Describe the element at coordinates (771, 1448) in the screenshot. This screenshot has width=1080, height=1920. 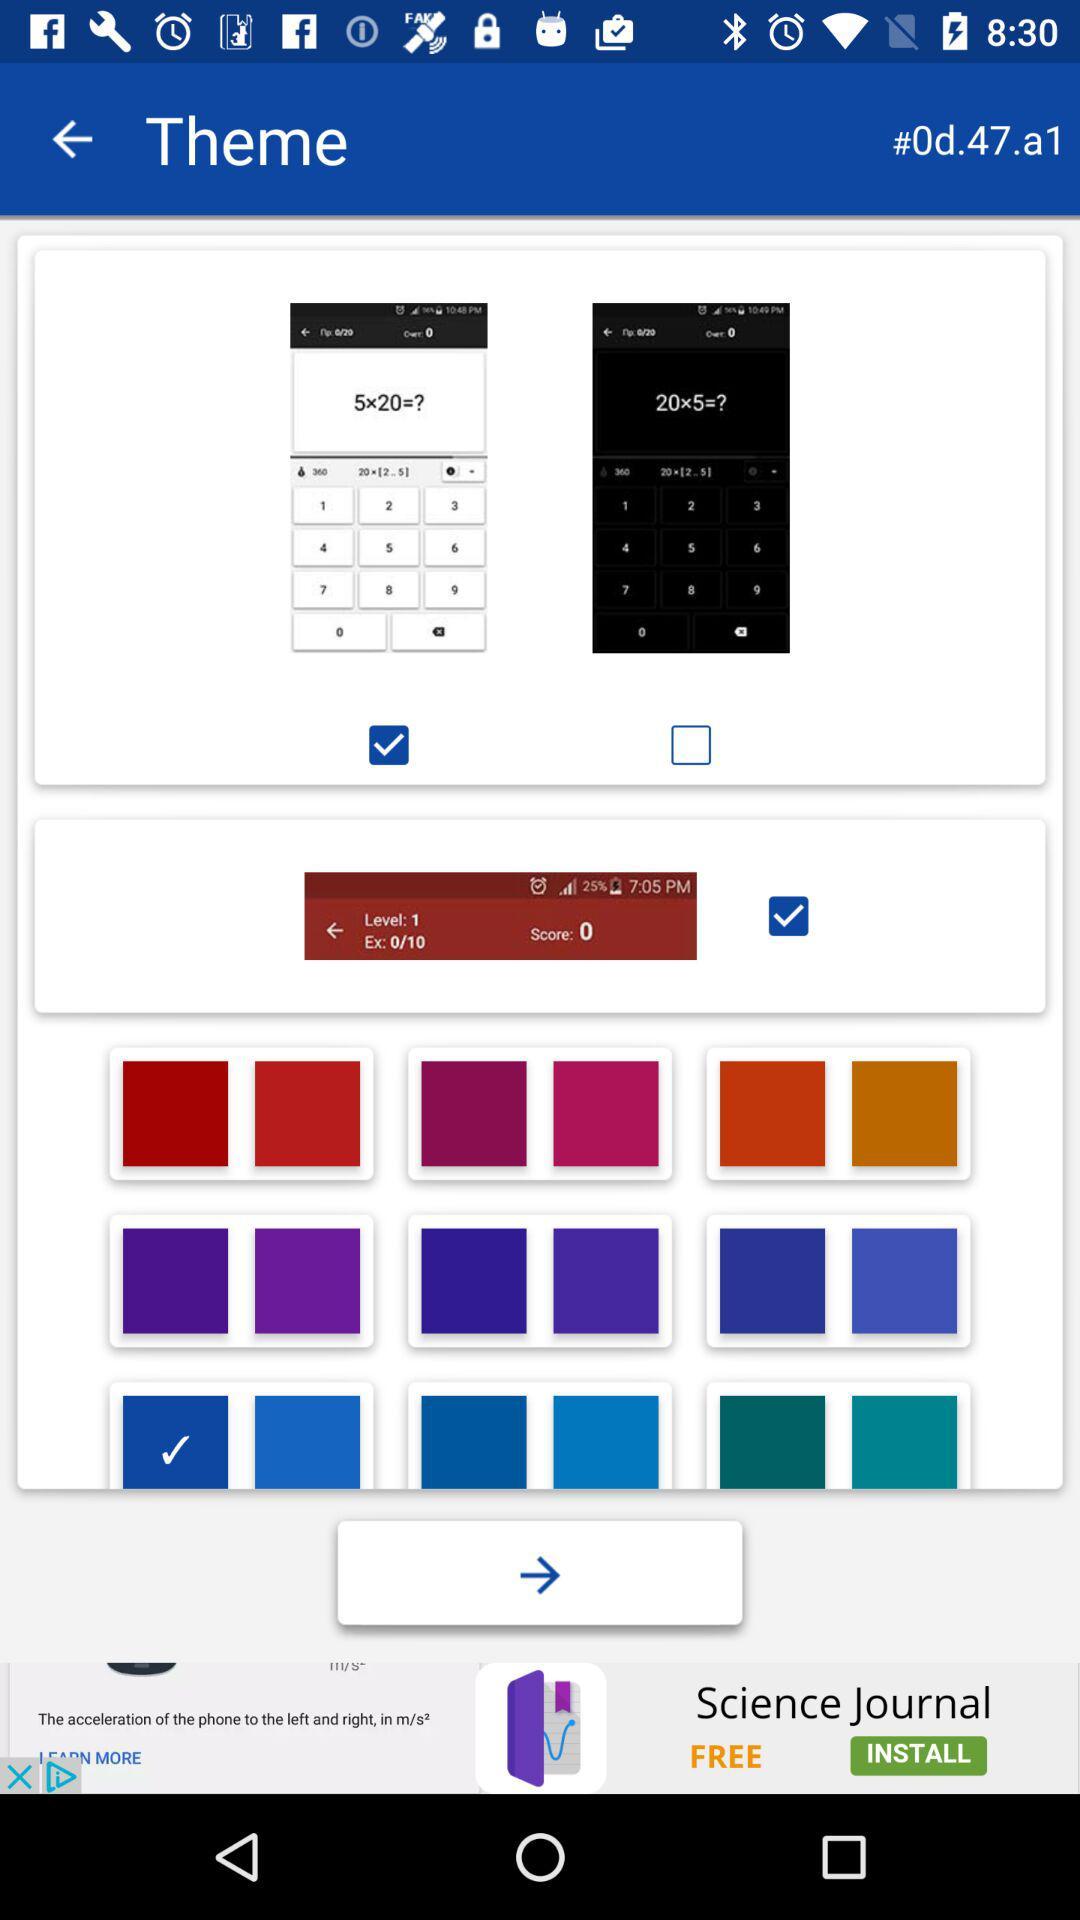
I see `logo` at that location.